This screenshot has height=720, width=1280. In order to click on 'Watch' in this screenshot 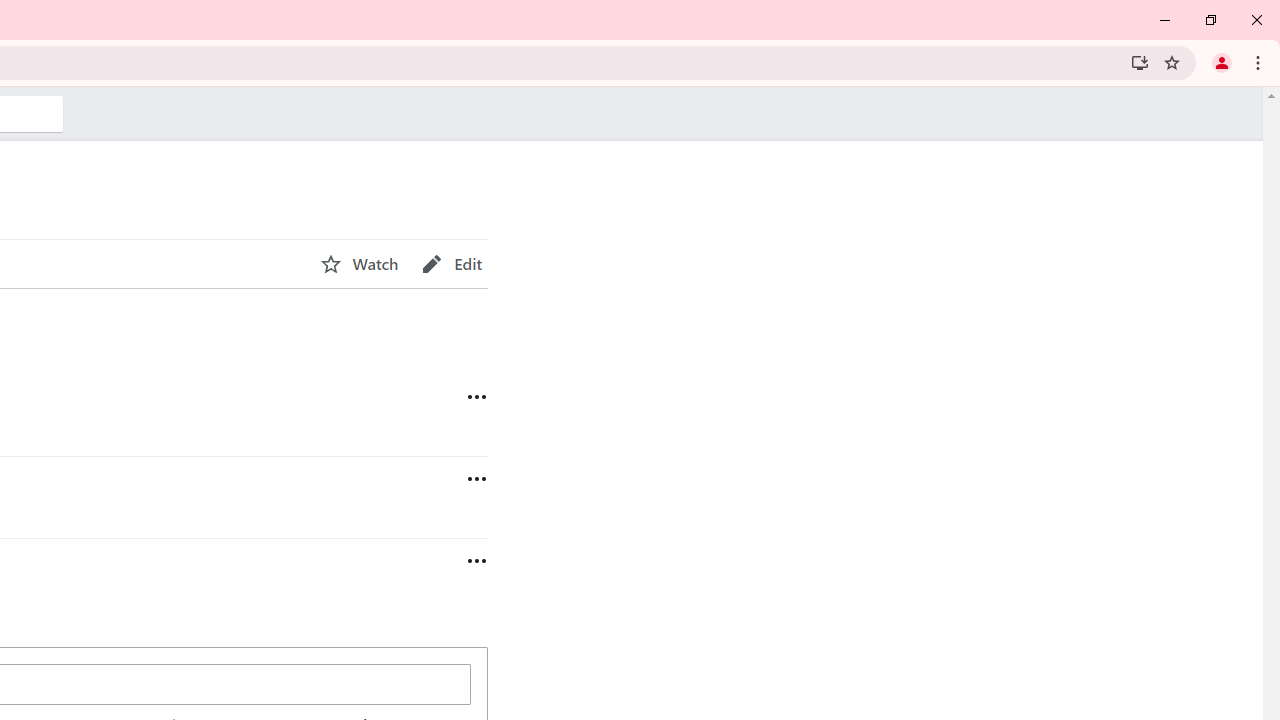, I will do `click(359, 263)`.